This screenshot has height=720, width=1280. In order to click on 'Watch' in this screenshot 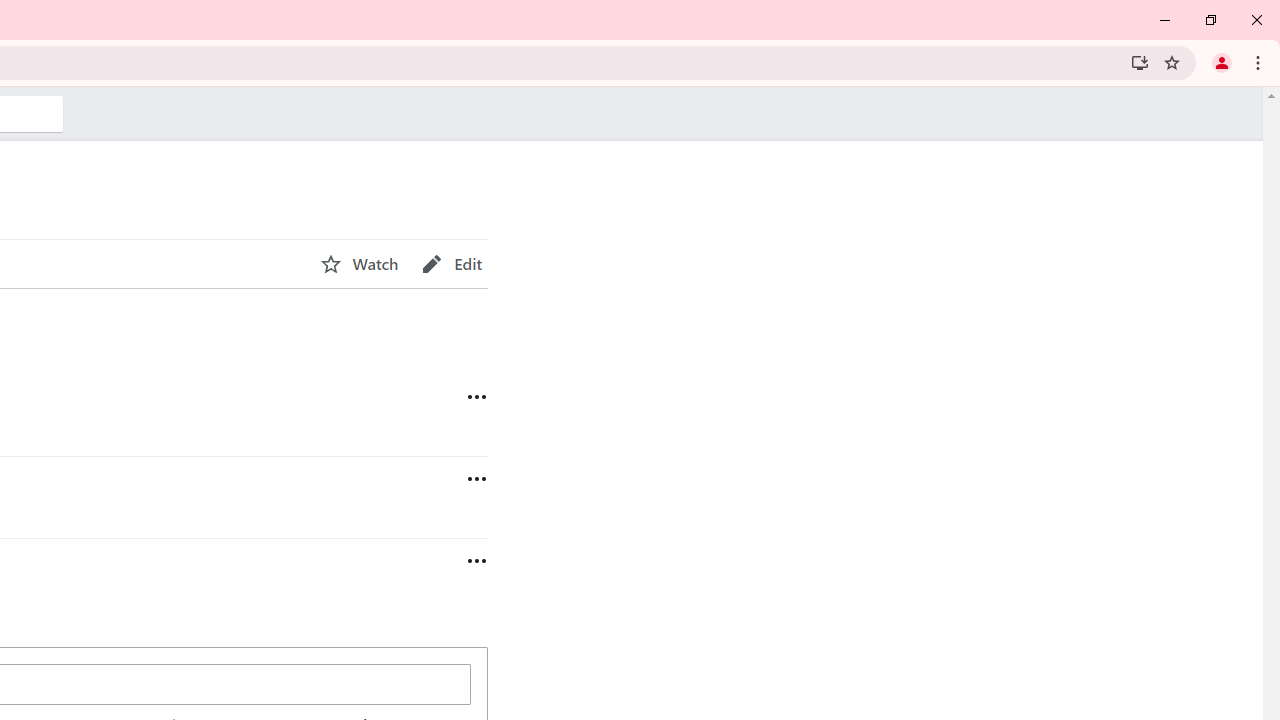, I will do `click(359, 263)`.